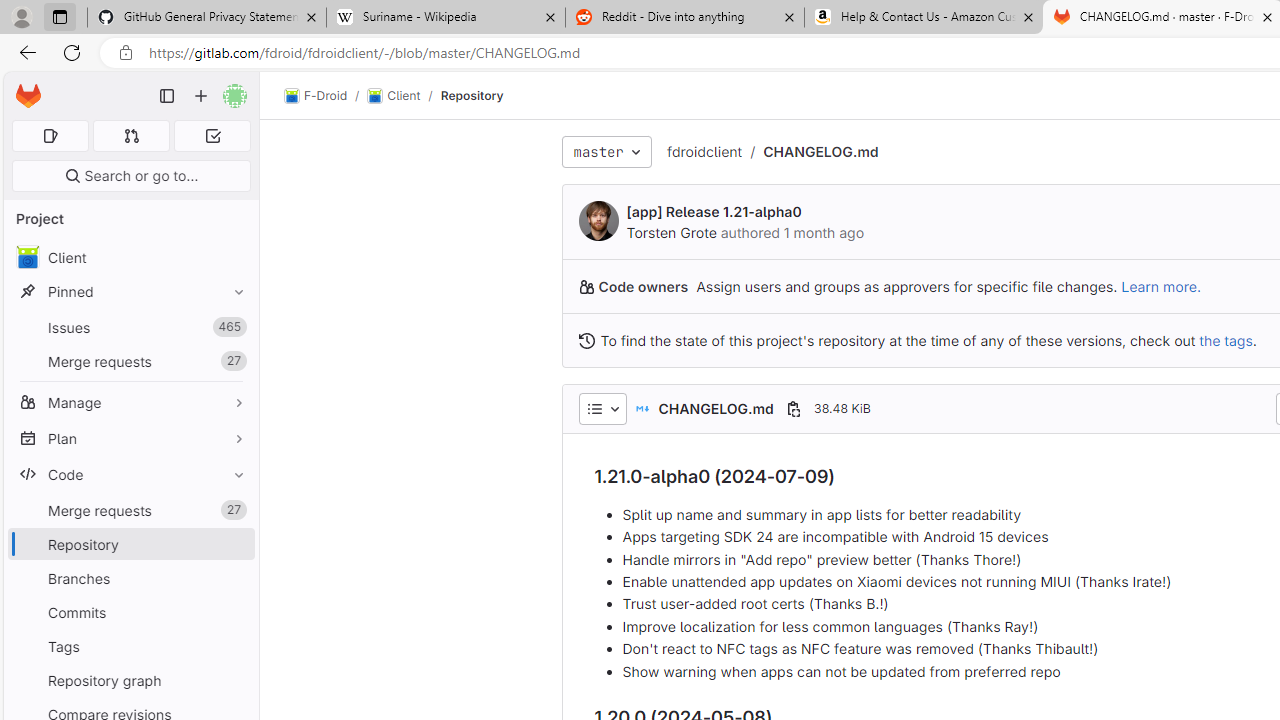  Describe the element at coordinates (444, 17) in the screenshot. I see `'Suriname - Wikipedia'` at that location.